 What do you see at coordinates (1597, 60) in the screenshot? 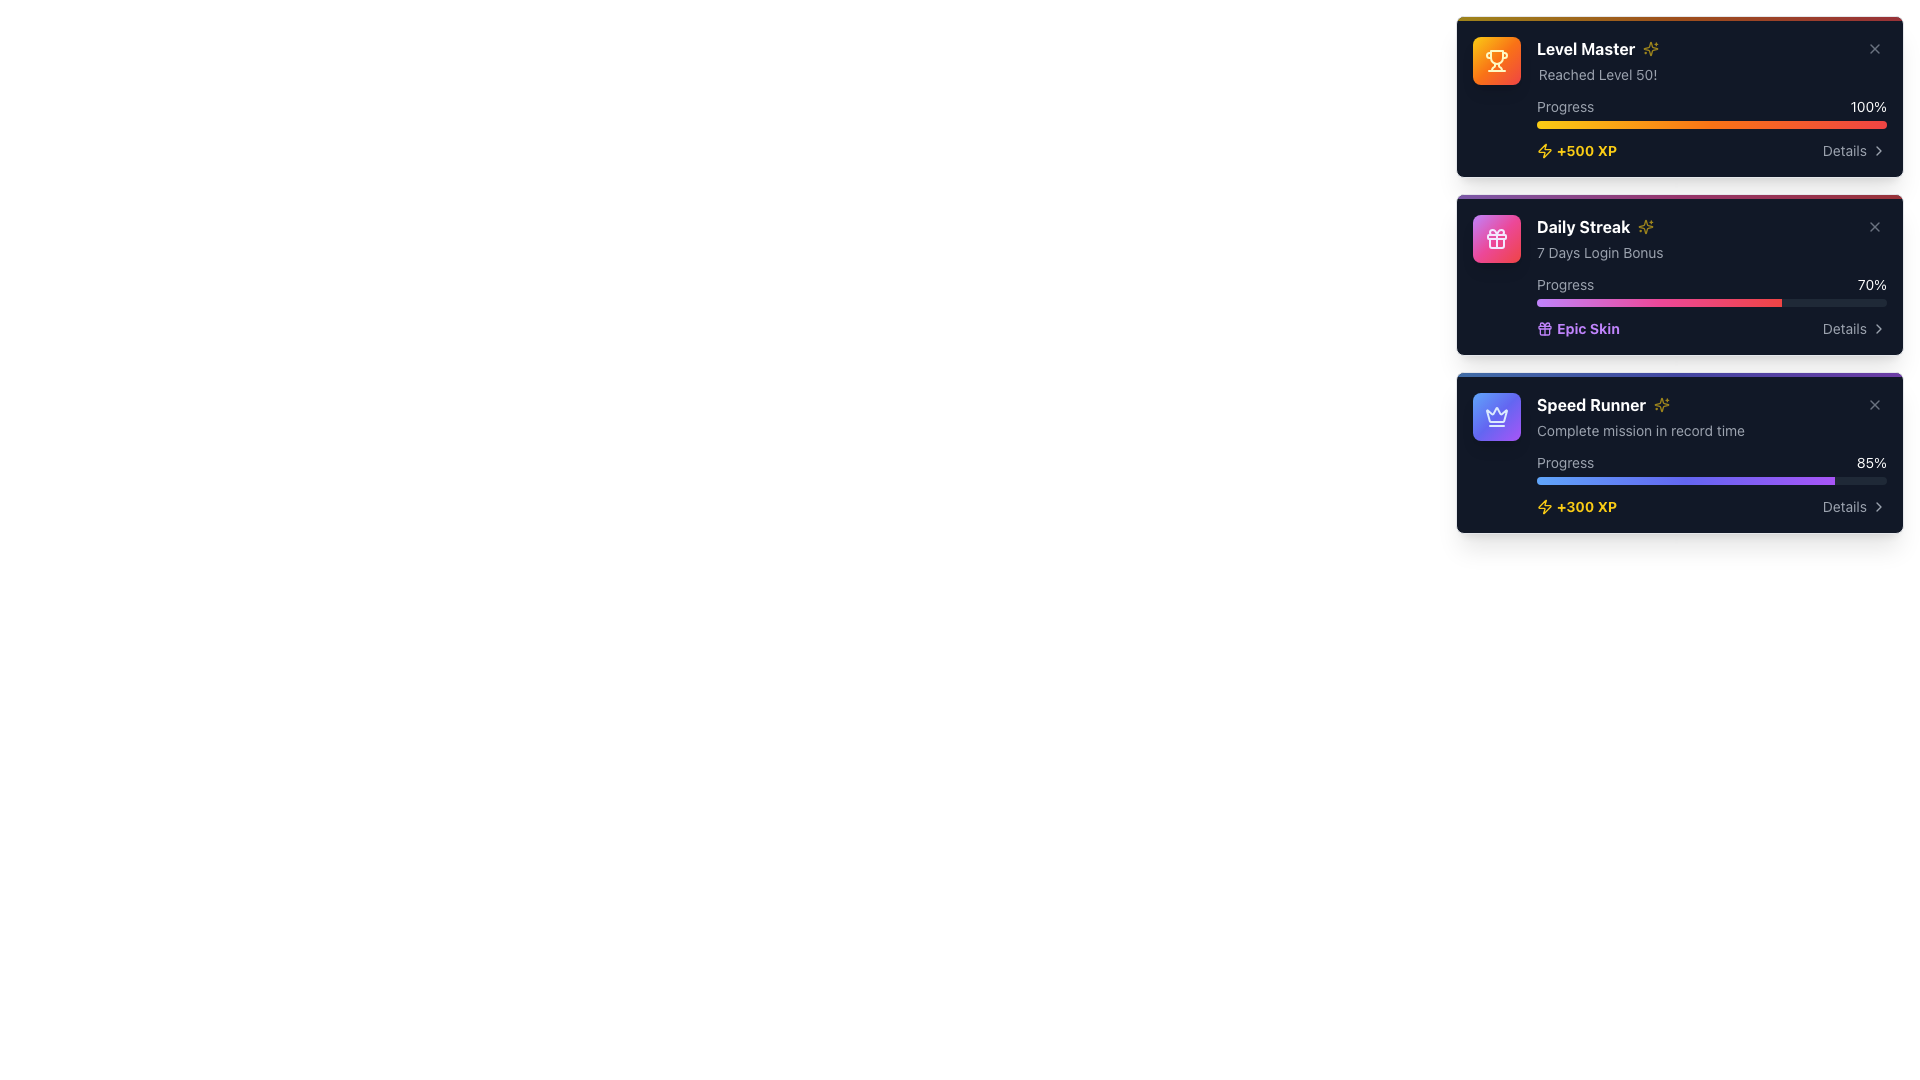
I see `the Informational display panel or achievement badge that shows 'Level Master' and 'Reached Level 50!' with a sparkling star icon to the right` at bounding box center [1597, 60].